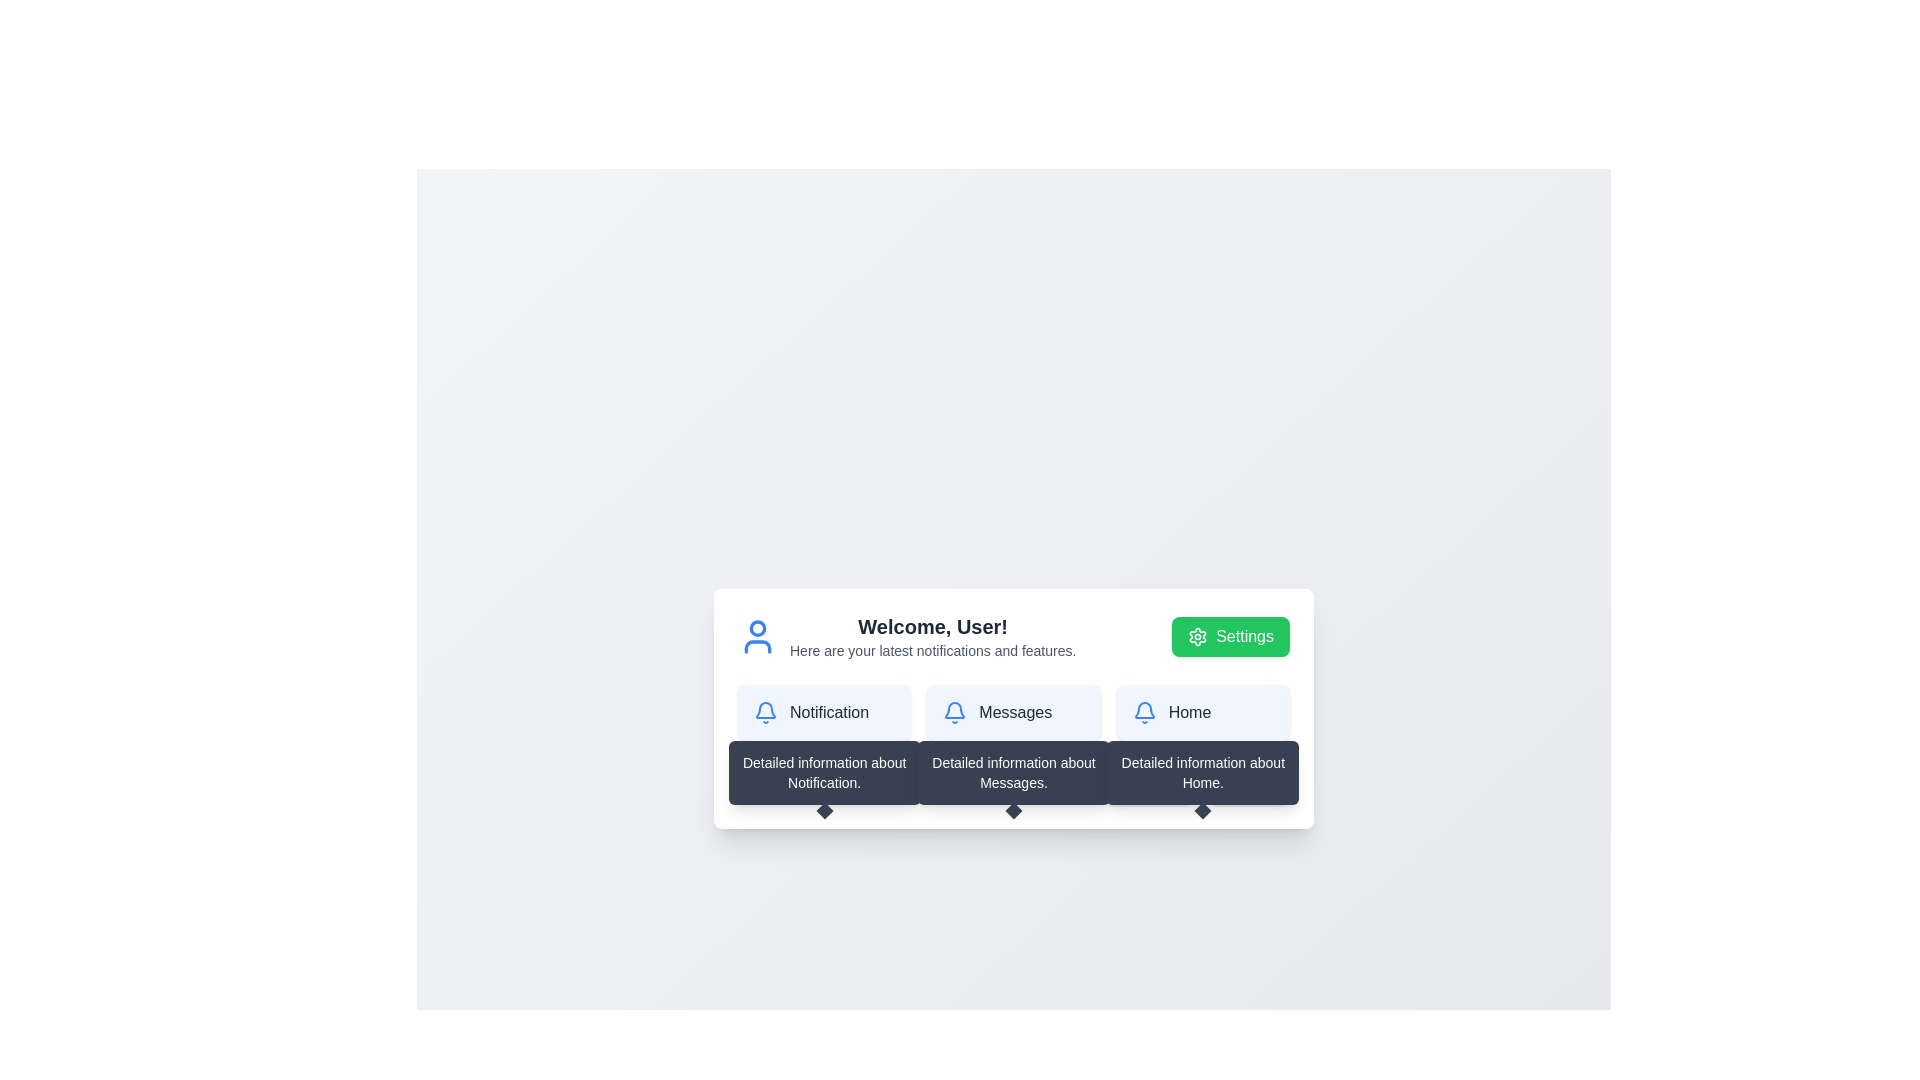 This screenshot has height=1080, width=1920. What do you see at coordinates (932, 651) in the screenshot?
I see `the text label displaying 'Here are your latest notifications and features.' which is positioned directly below 'Welcome, User!'` at bounding box center [932, 651].